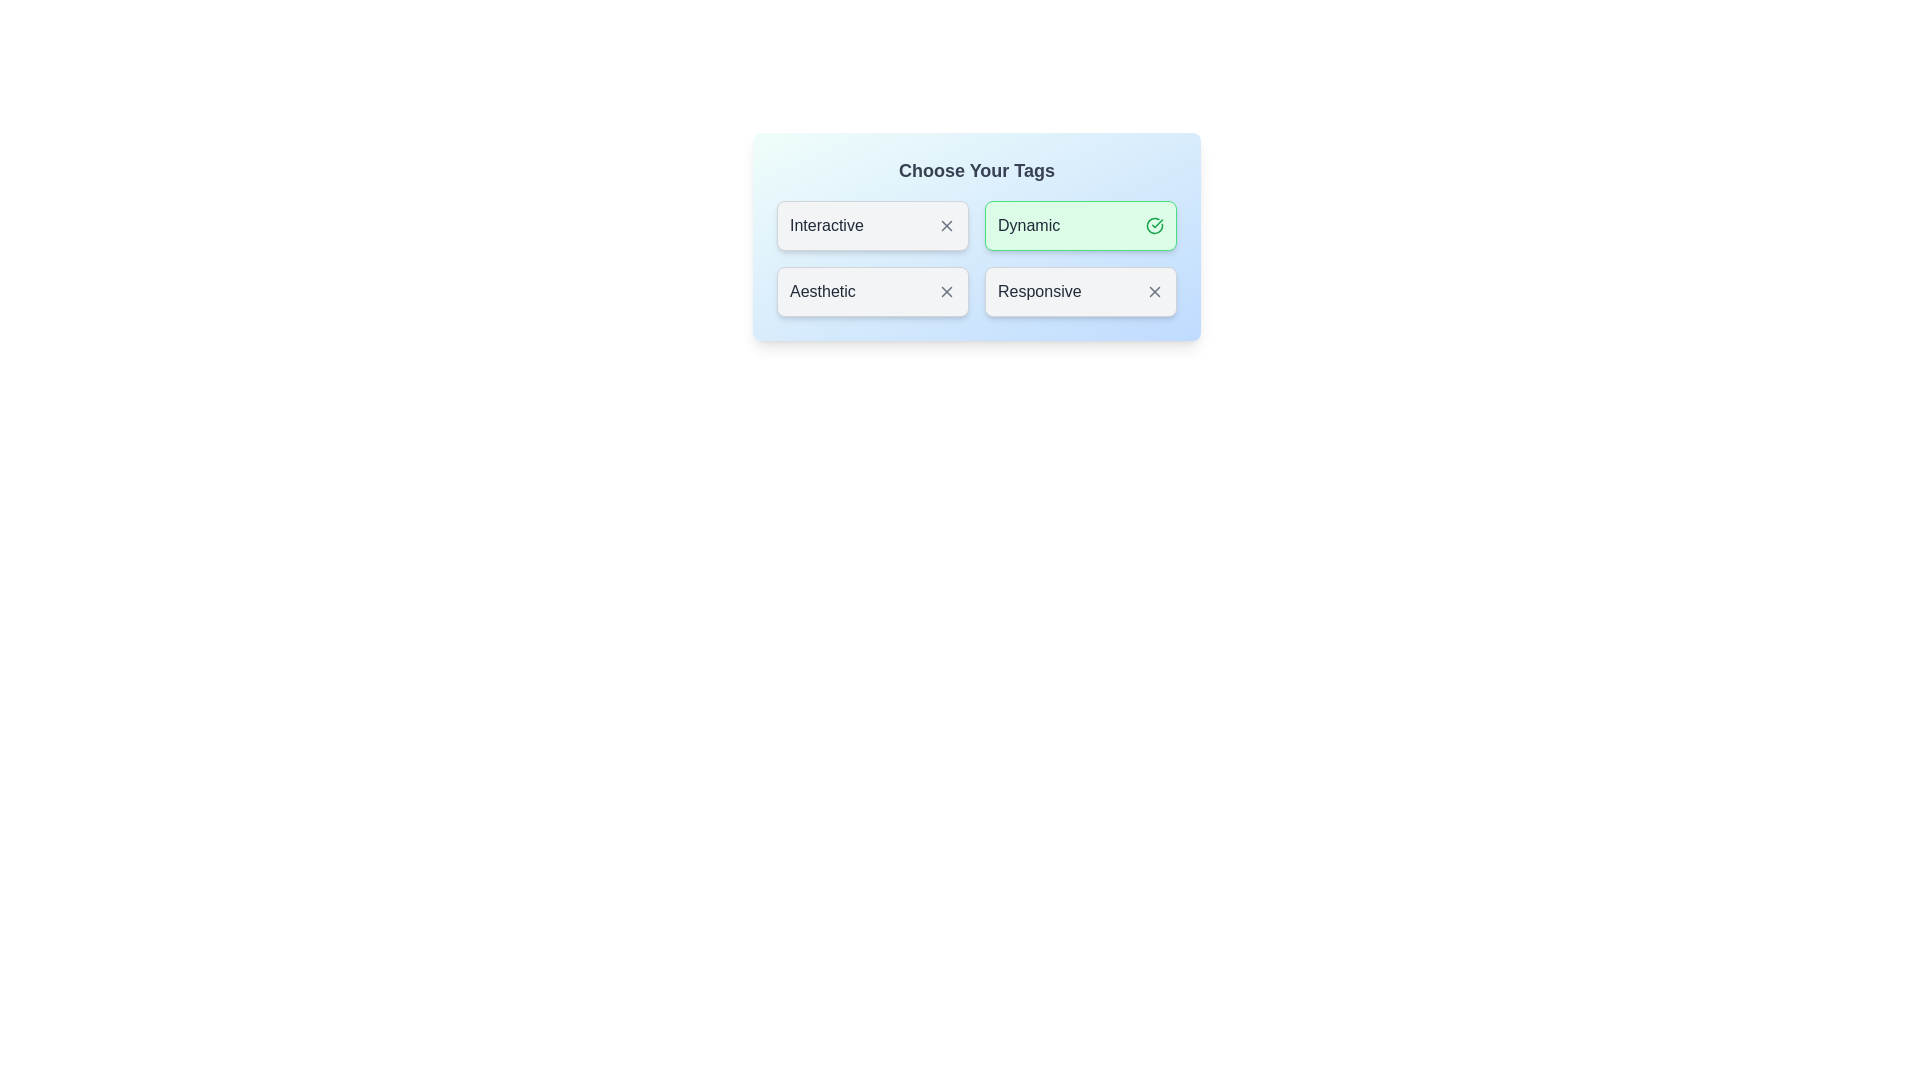  What do you see at coordinates (873, 225) in the screenshot?
I see `the tag labeled Interactive` at bounding box center [873, 225].